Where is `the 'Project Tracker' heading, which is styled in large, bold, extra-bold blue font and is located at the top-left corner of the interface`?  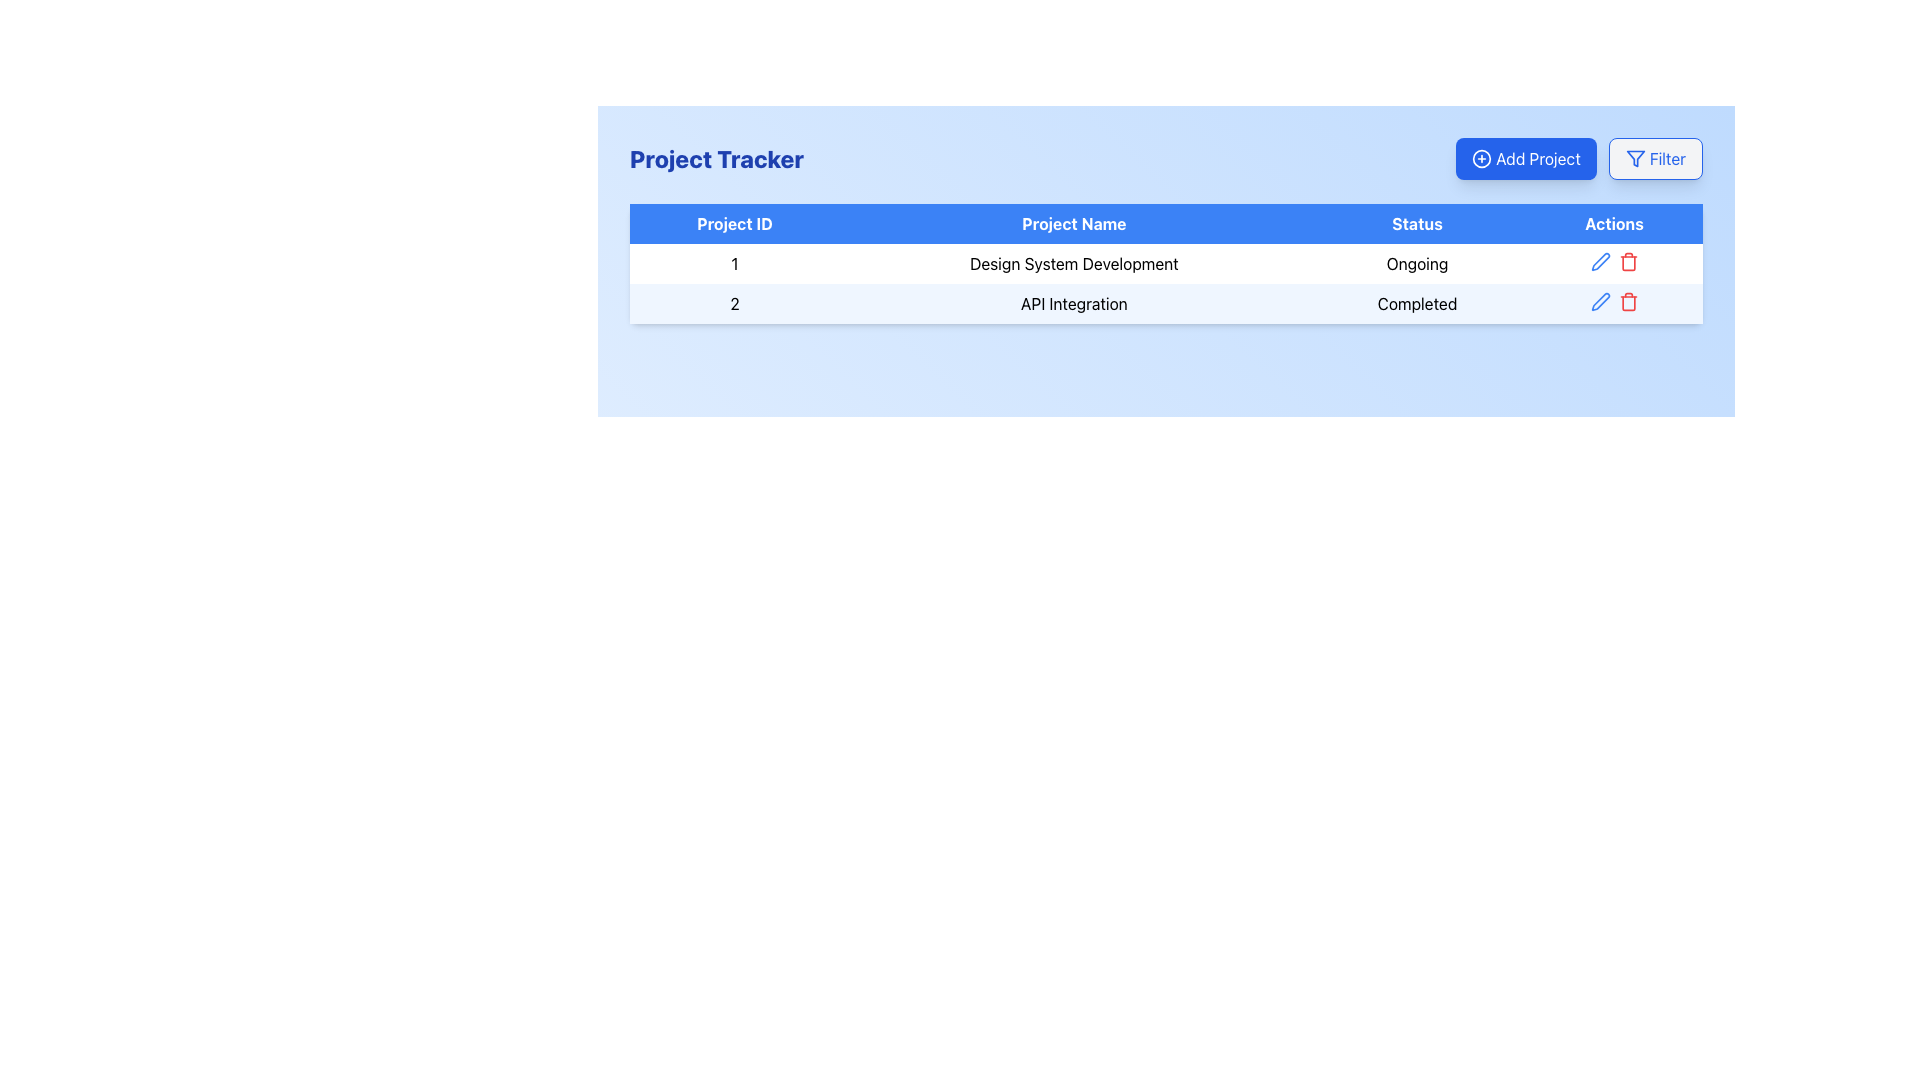
the 'Project Tracker' heading, which is styled in large, bold, extra-bold blue font and is located at the top-left corner of the interface is located at coordinates (716, 157).